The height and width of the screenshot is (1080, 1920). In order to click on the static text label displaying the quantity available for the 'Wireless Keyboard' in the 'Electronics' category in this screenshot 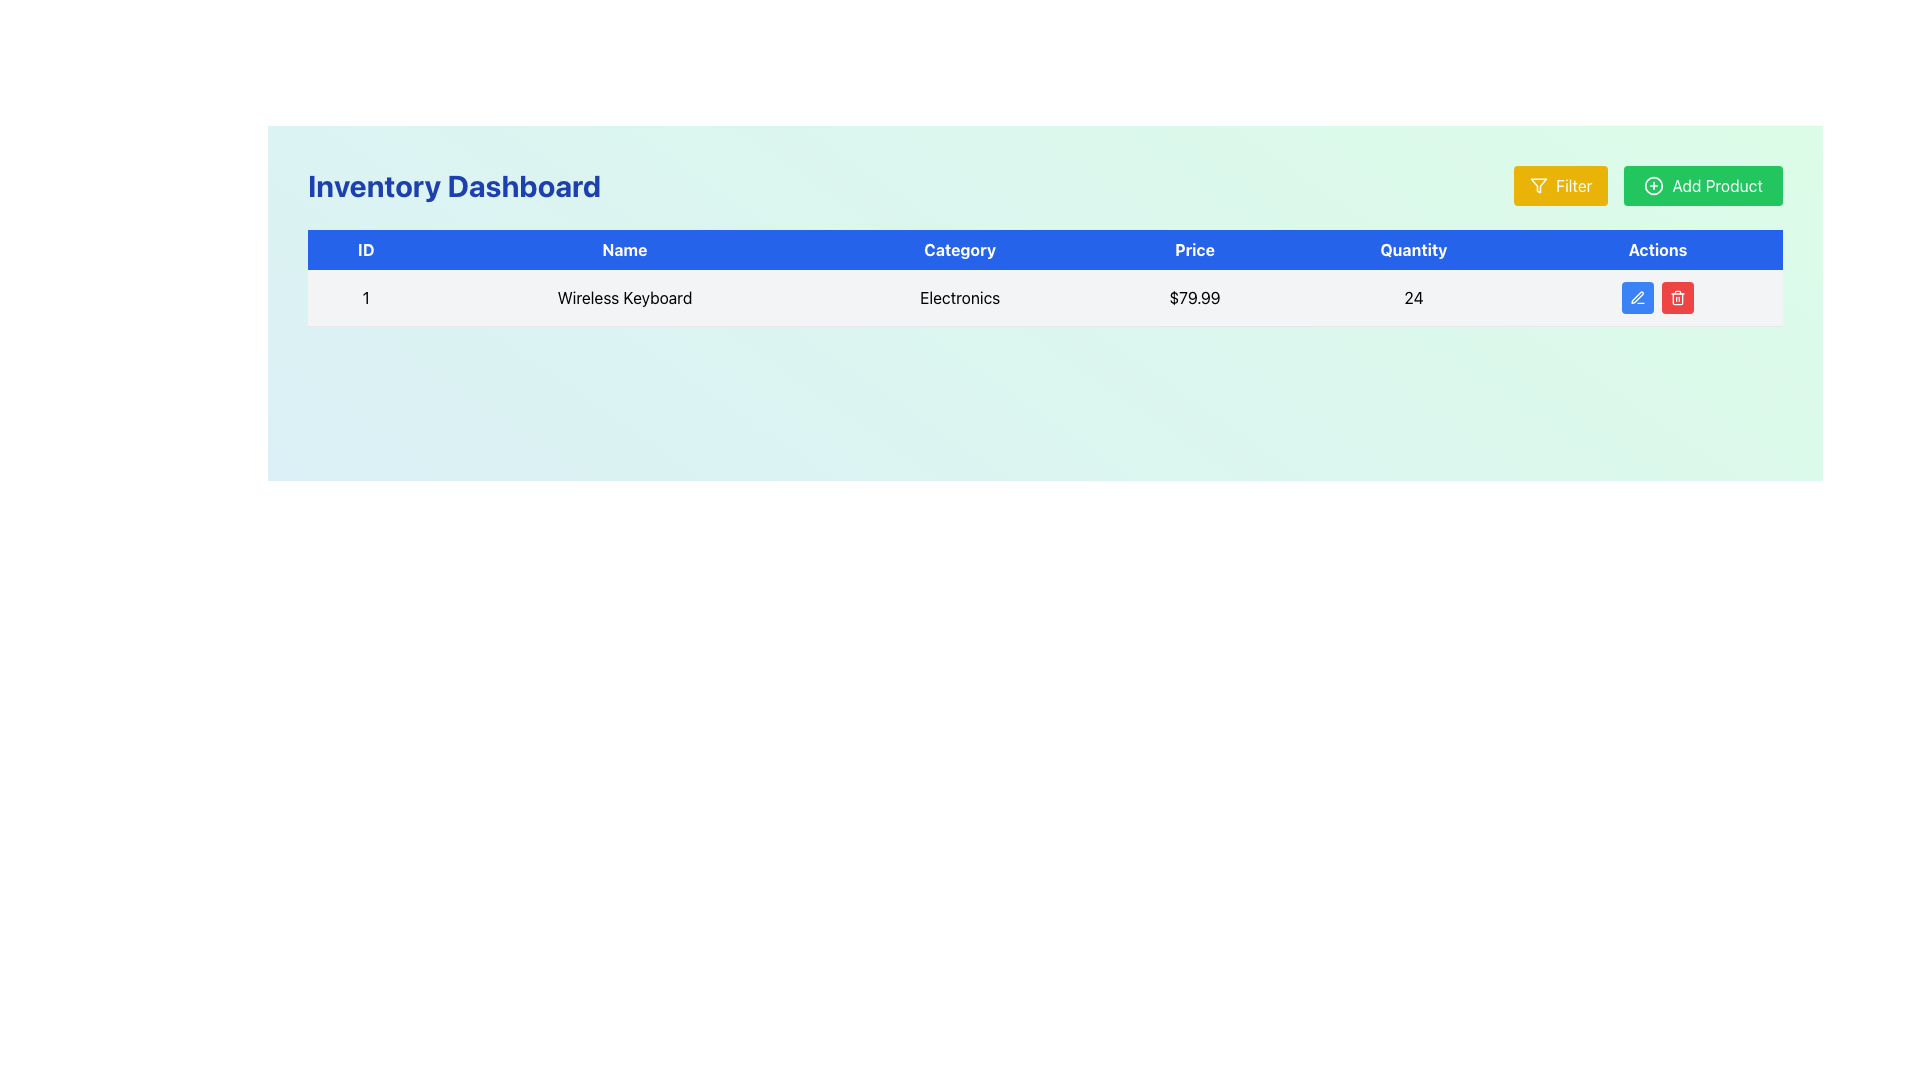, I will do `click(1412, 298)`.